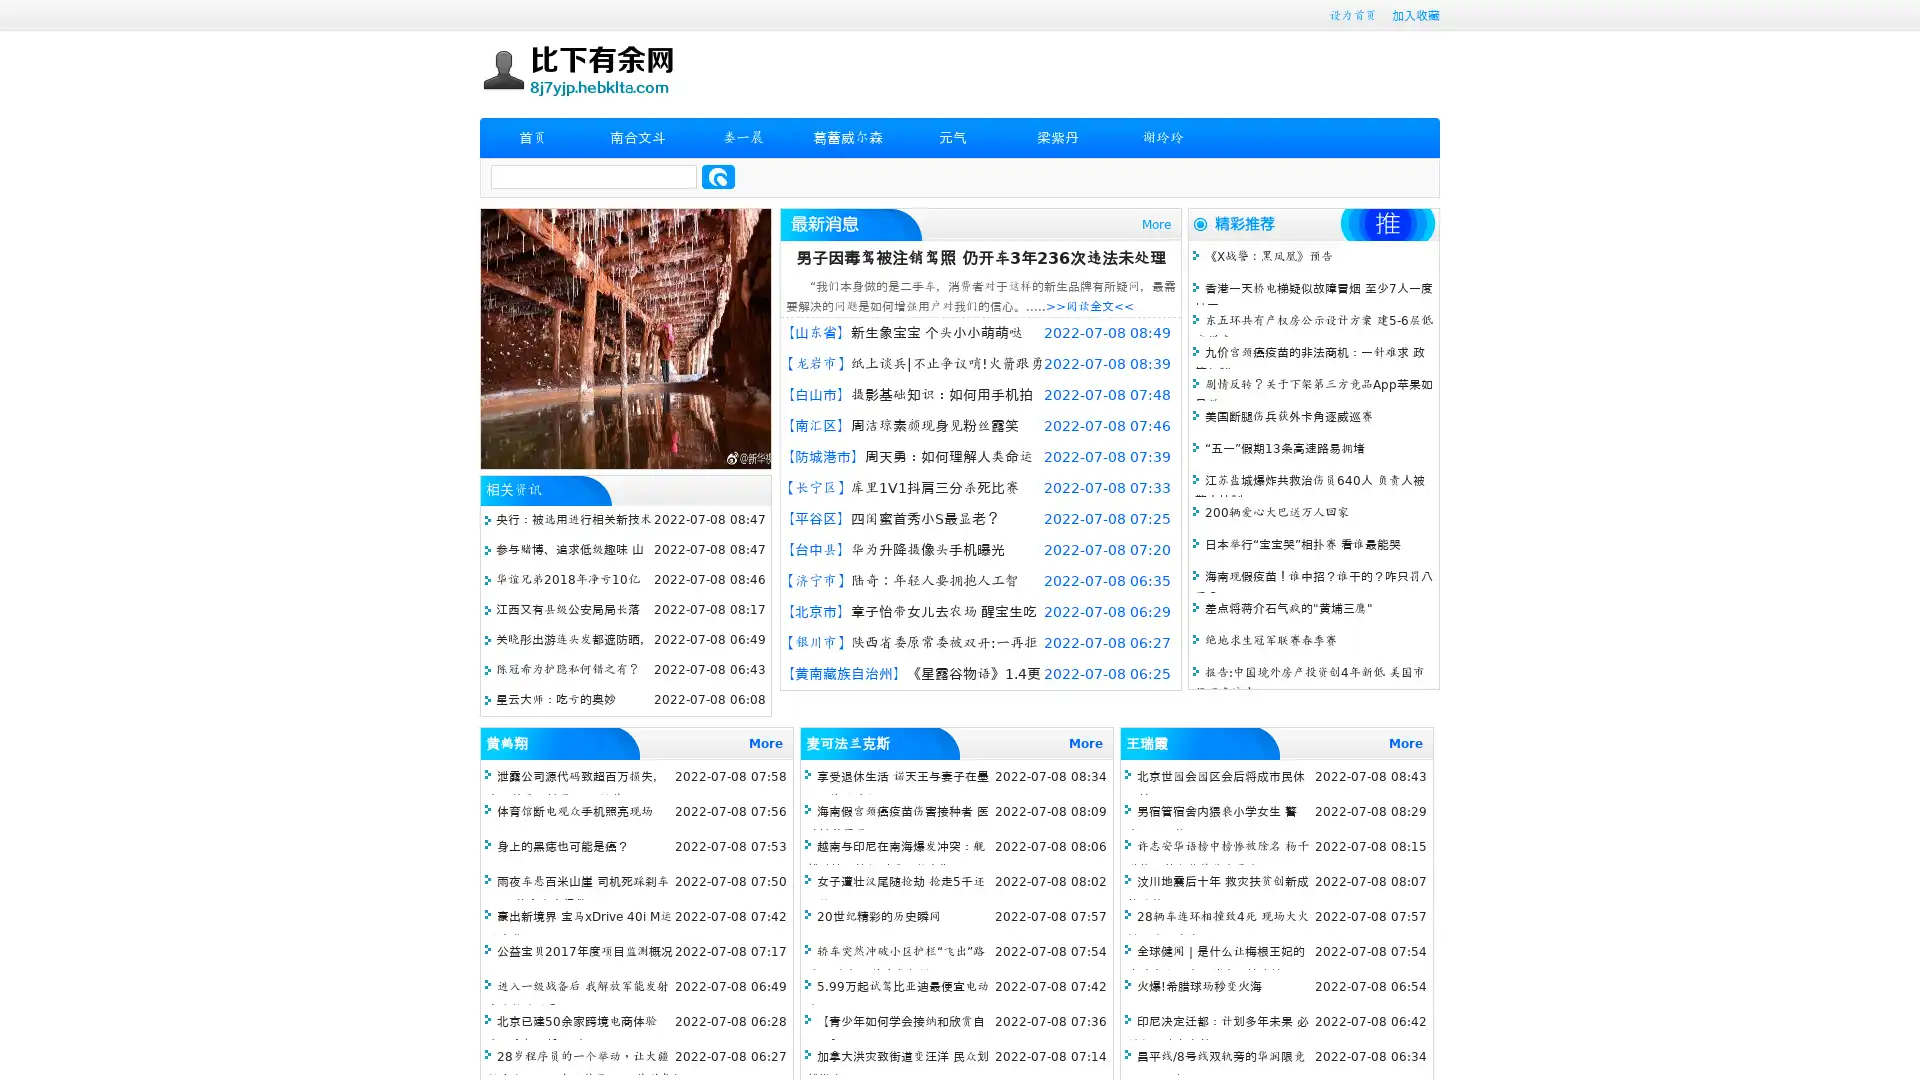 This screenshot has width=1920, height=1080. I want to click on Search, so click(718, 176).